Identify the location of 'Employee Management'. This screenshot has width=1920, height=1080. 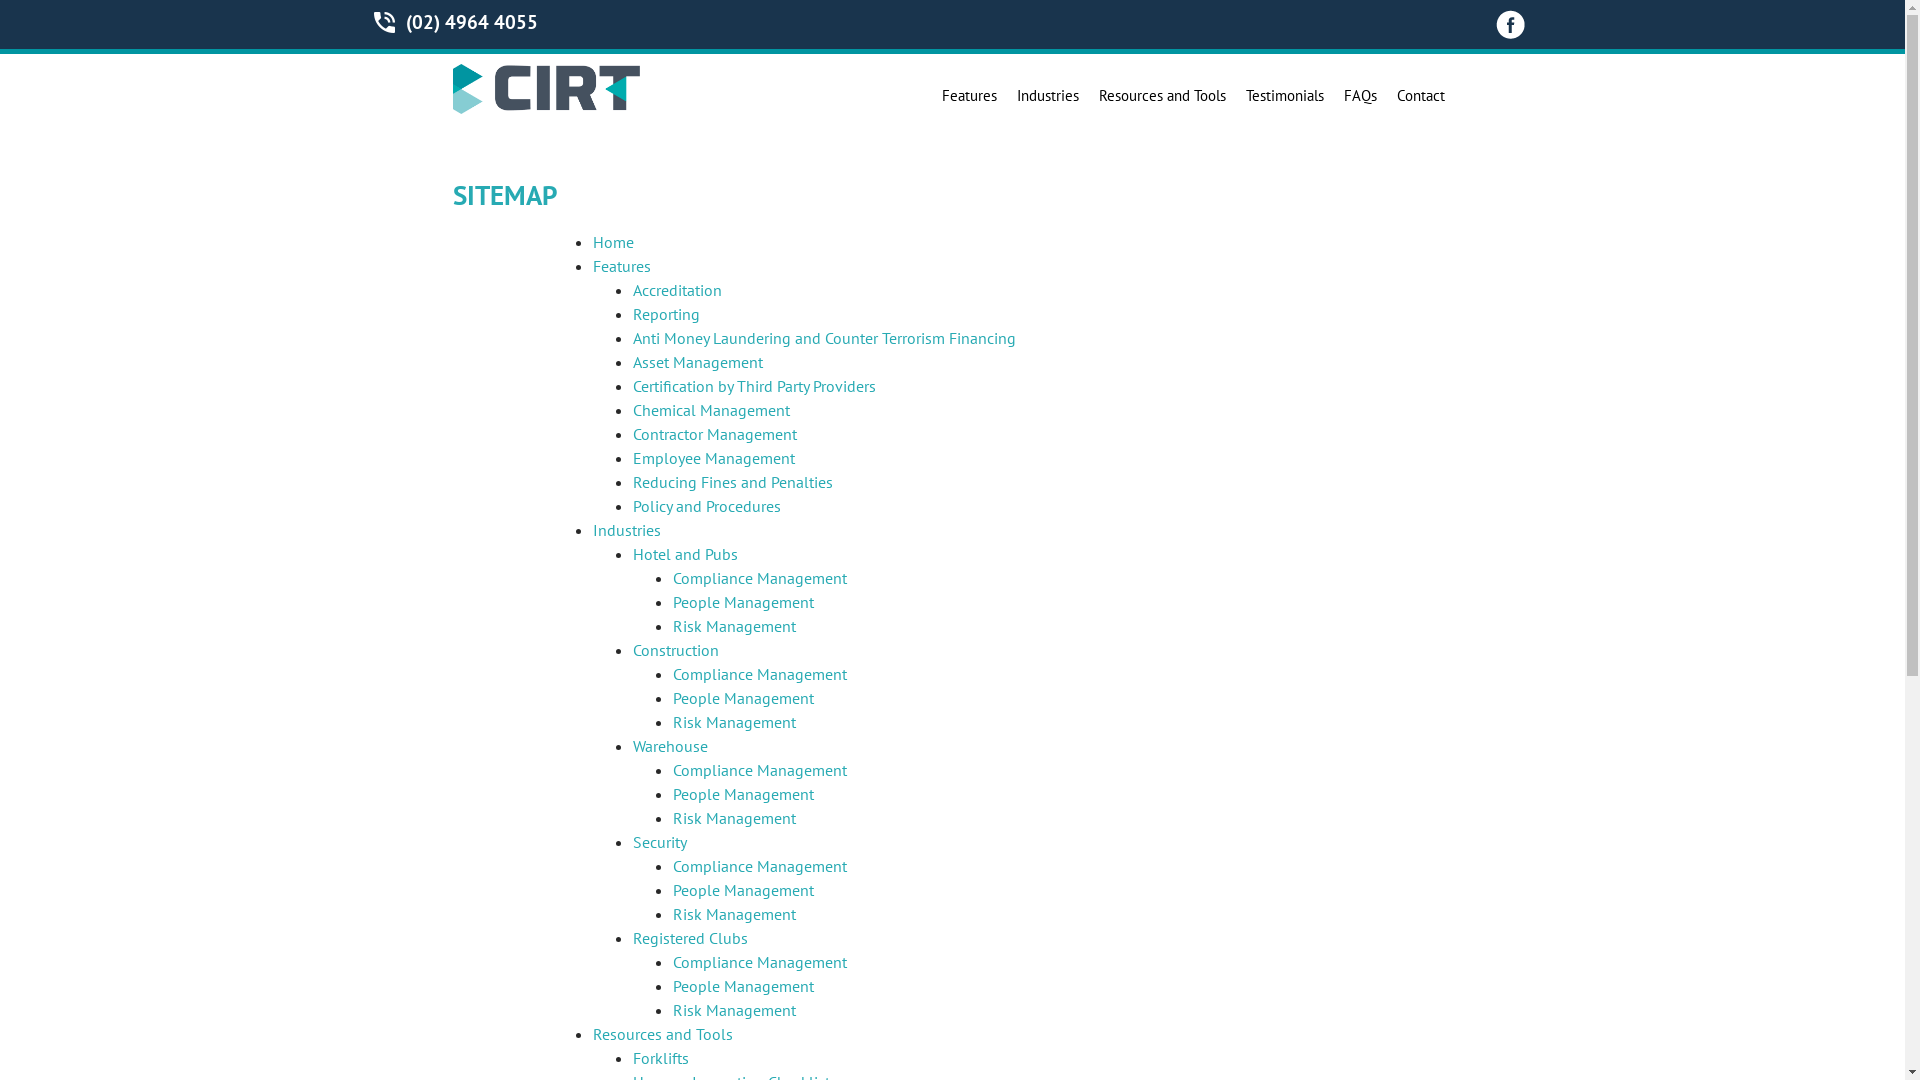
(631, 458).